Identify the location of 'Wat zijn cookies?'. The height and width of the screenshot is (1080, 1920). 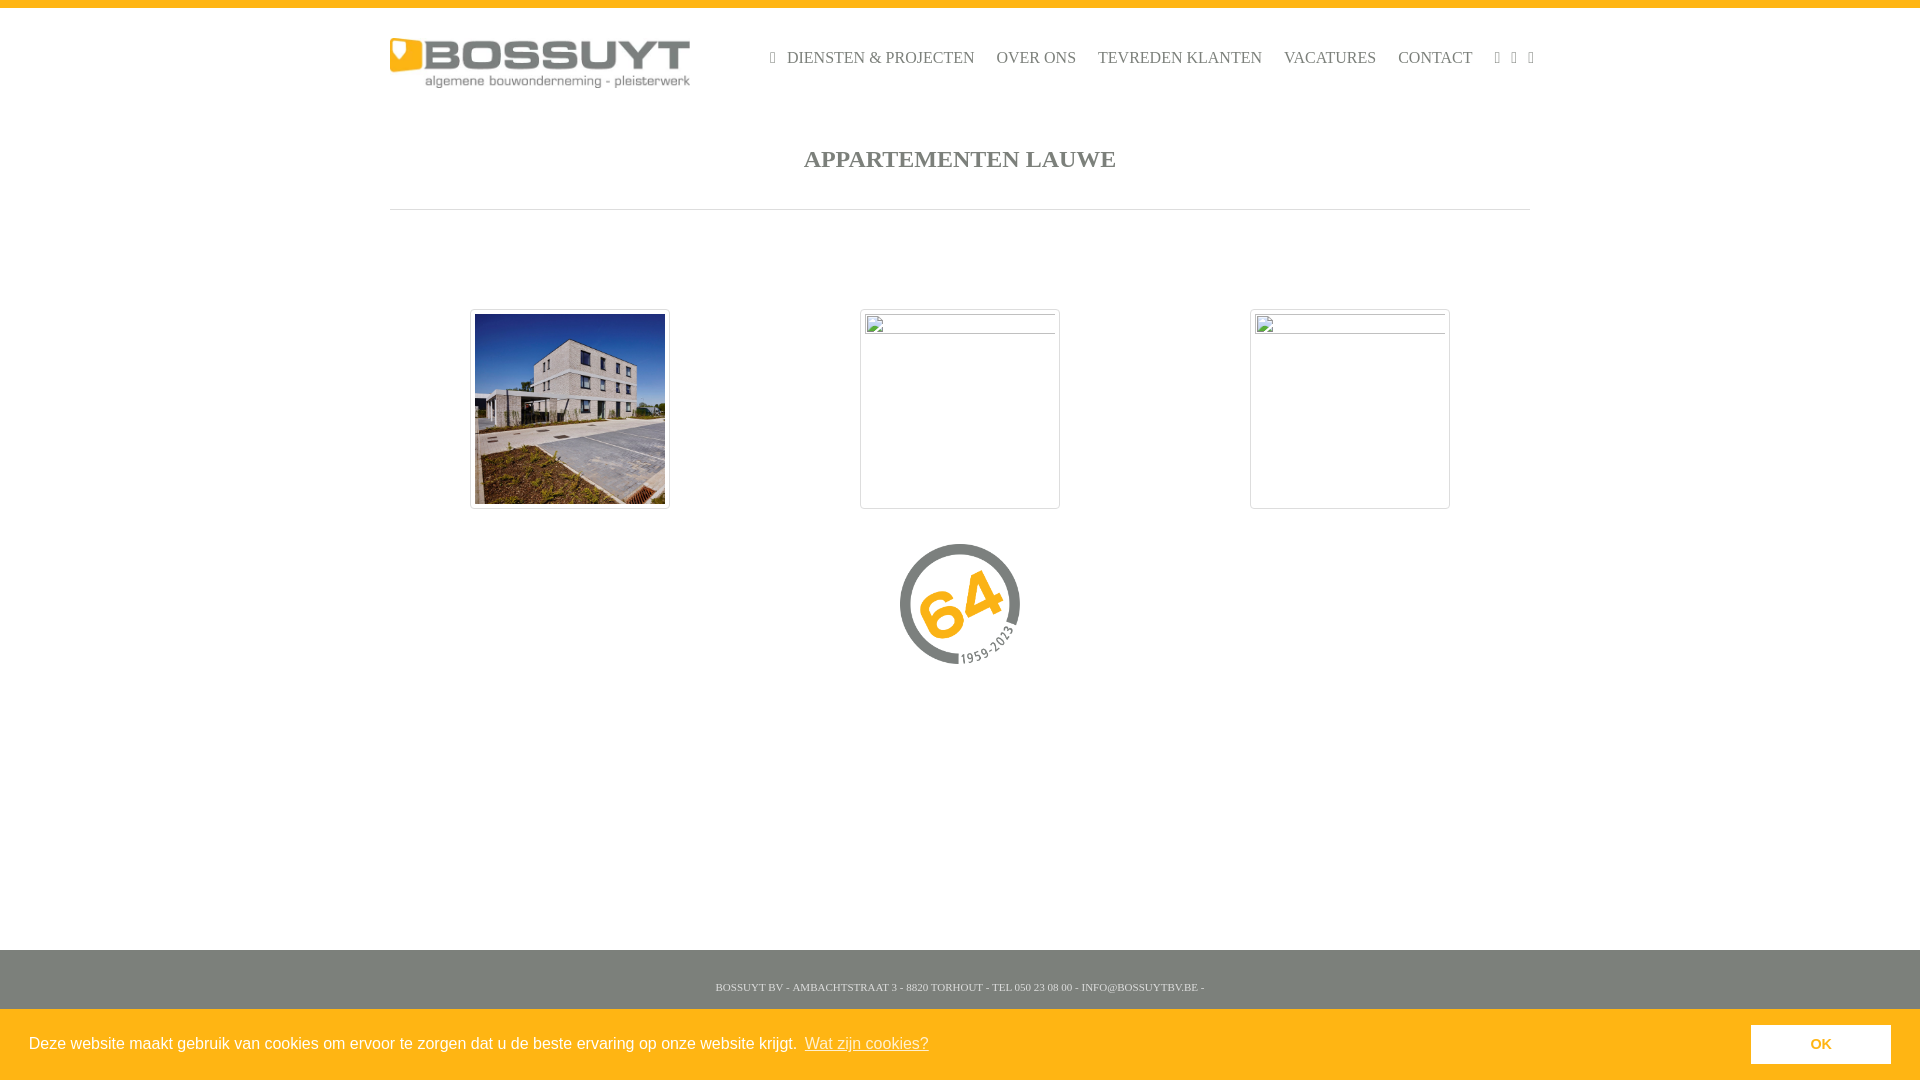
(801, 1043).